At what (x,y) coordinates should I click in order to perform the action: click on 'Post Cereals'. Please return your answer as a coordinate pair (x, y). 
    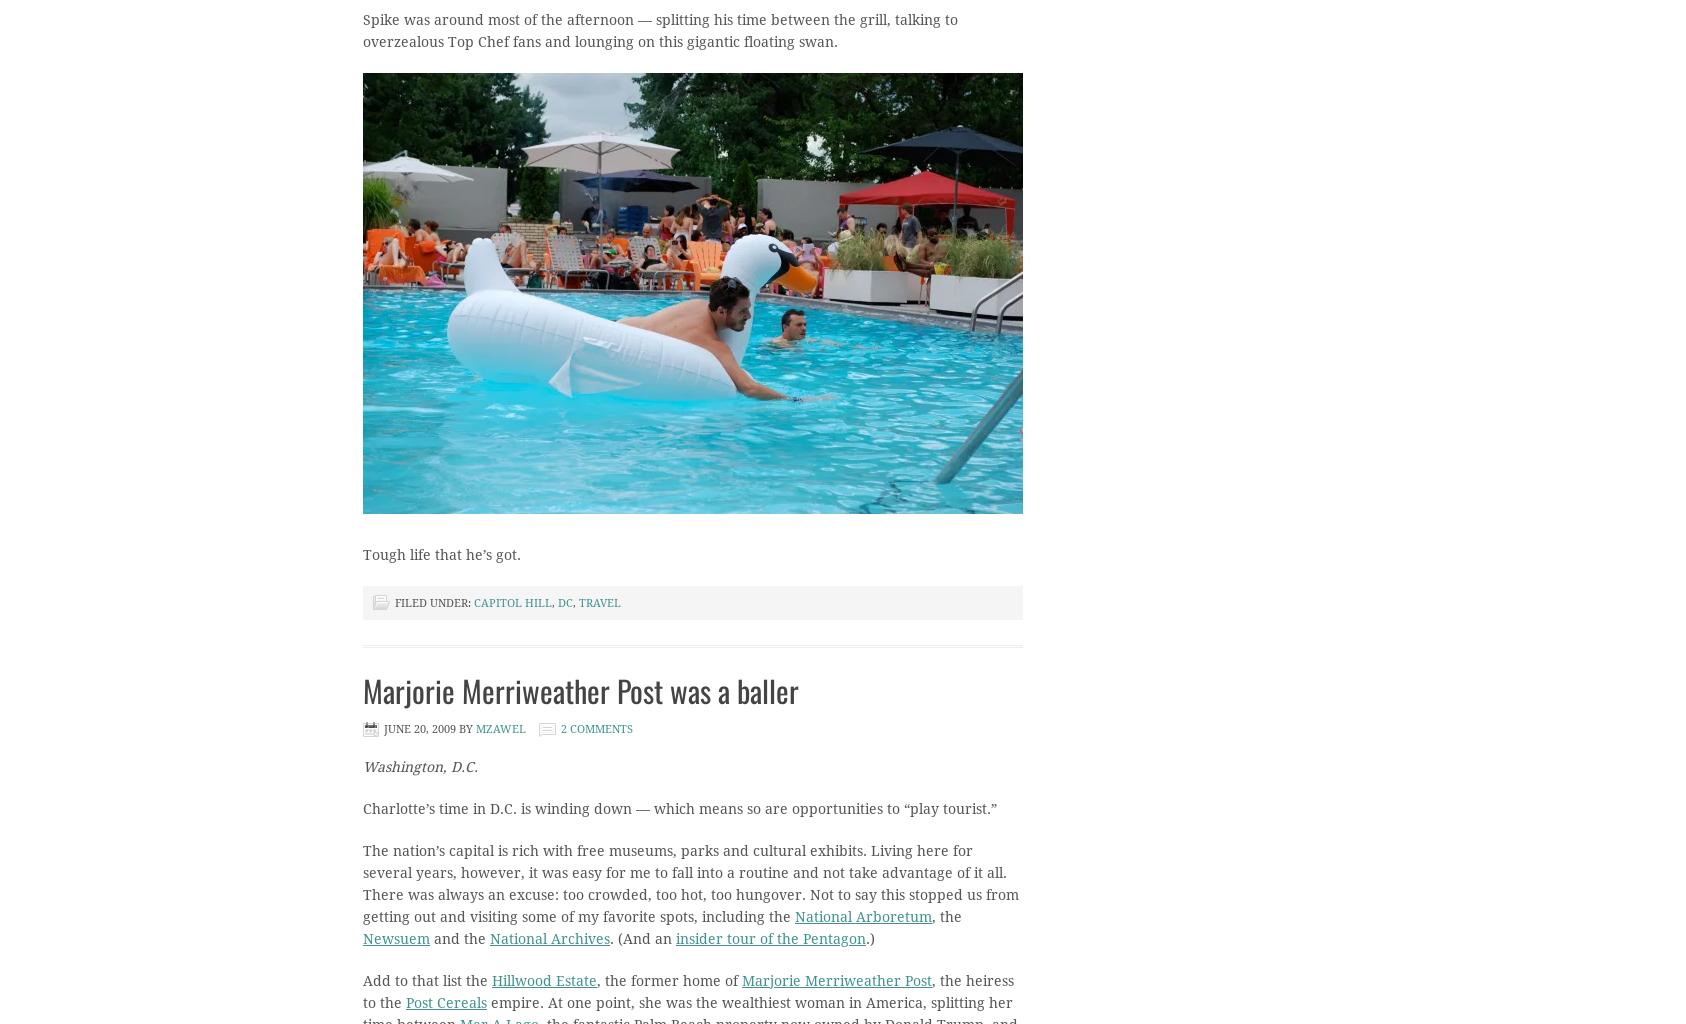
    Looking at the image, I should click on (446, 1002).